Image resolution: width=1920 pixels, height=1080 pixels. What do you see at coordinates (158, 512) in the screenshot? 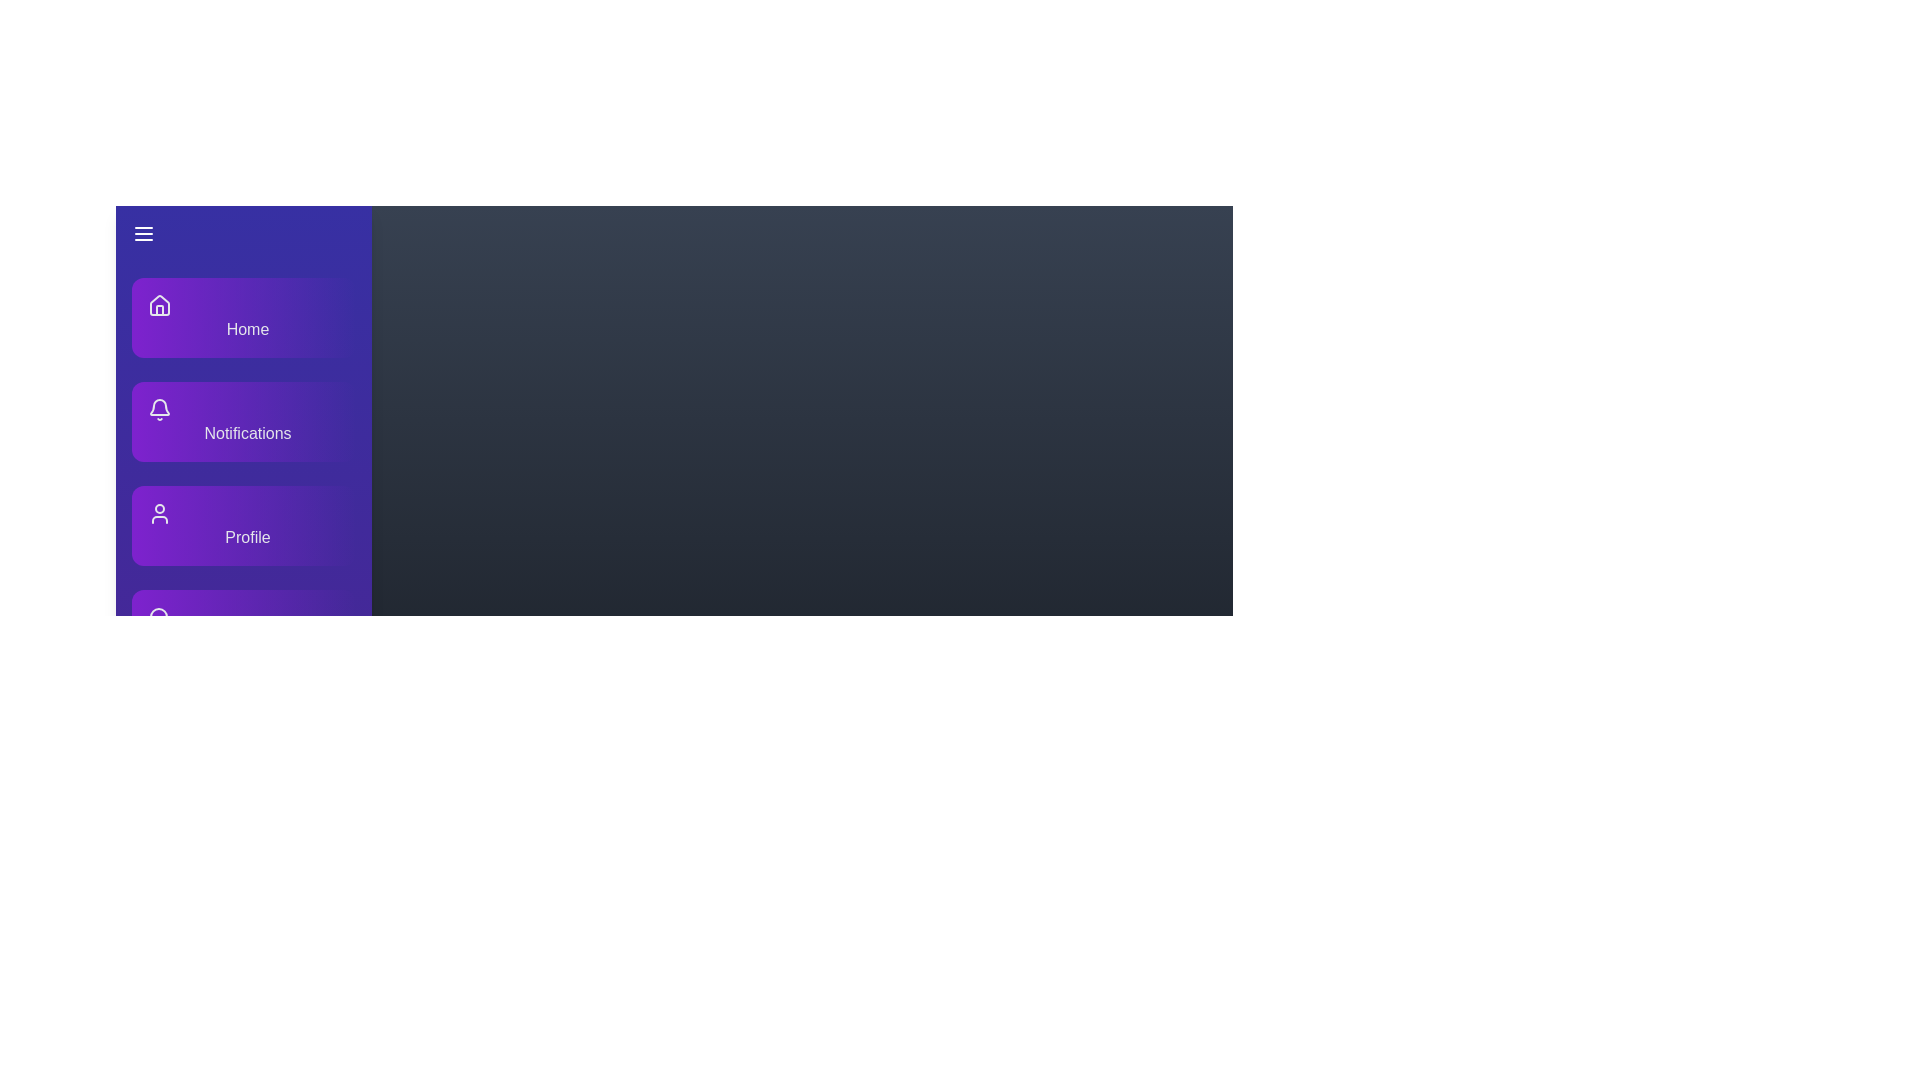
I see `the Profile icon in the menu` at bounding box center [158, 512].